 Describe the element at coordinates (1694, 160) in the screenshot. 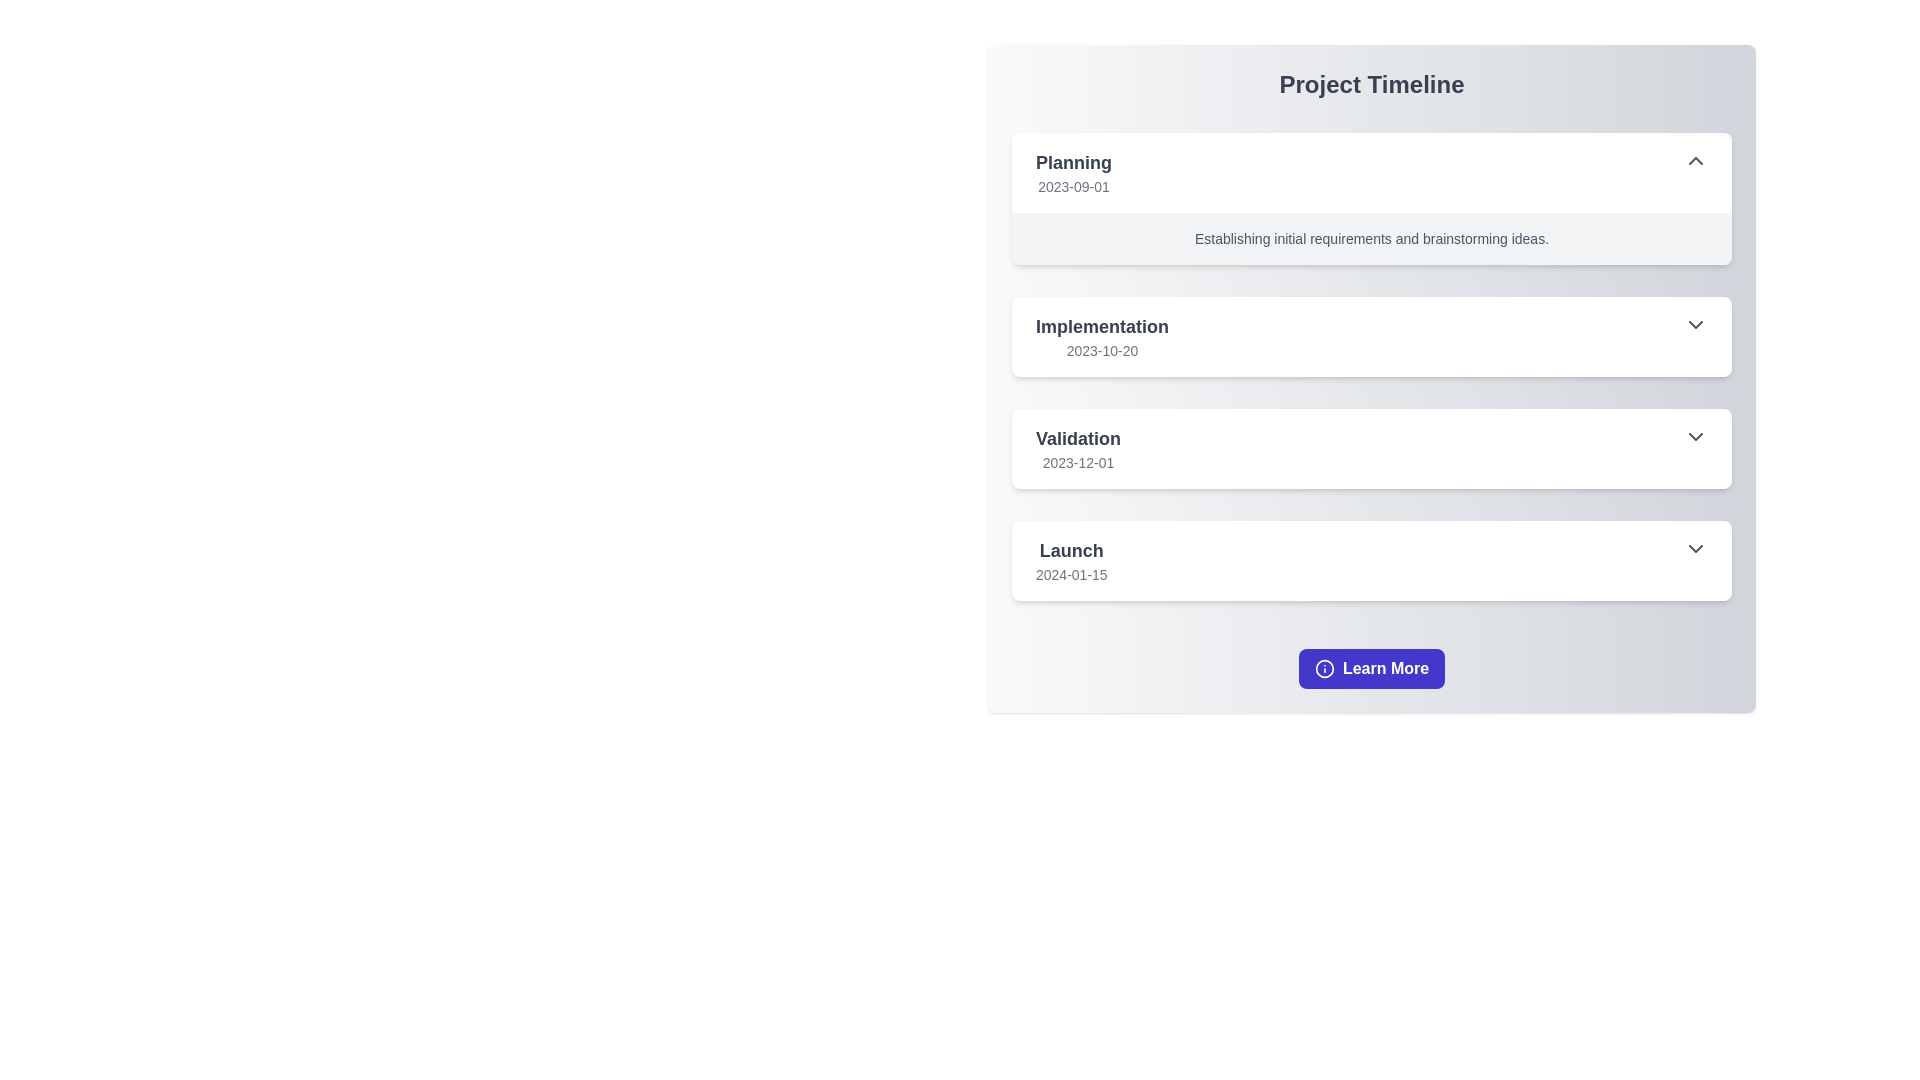

I see `the chevron up button located on the far right side of the 'Planning' item row within the 'Project Timeline' section` at that location.